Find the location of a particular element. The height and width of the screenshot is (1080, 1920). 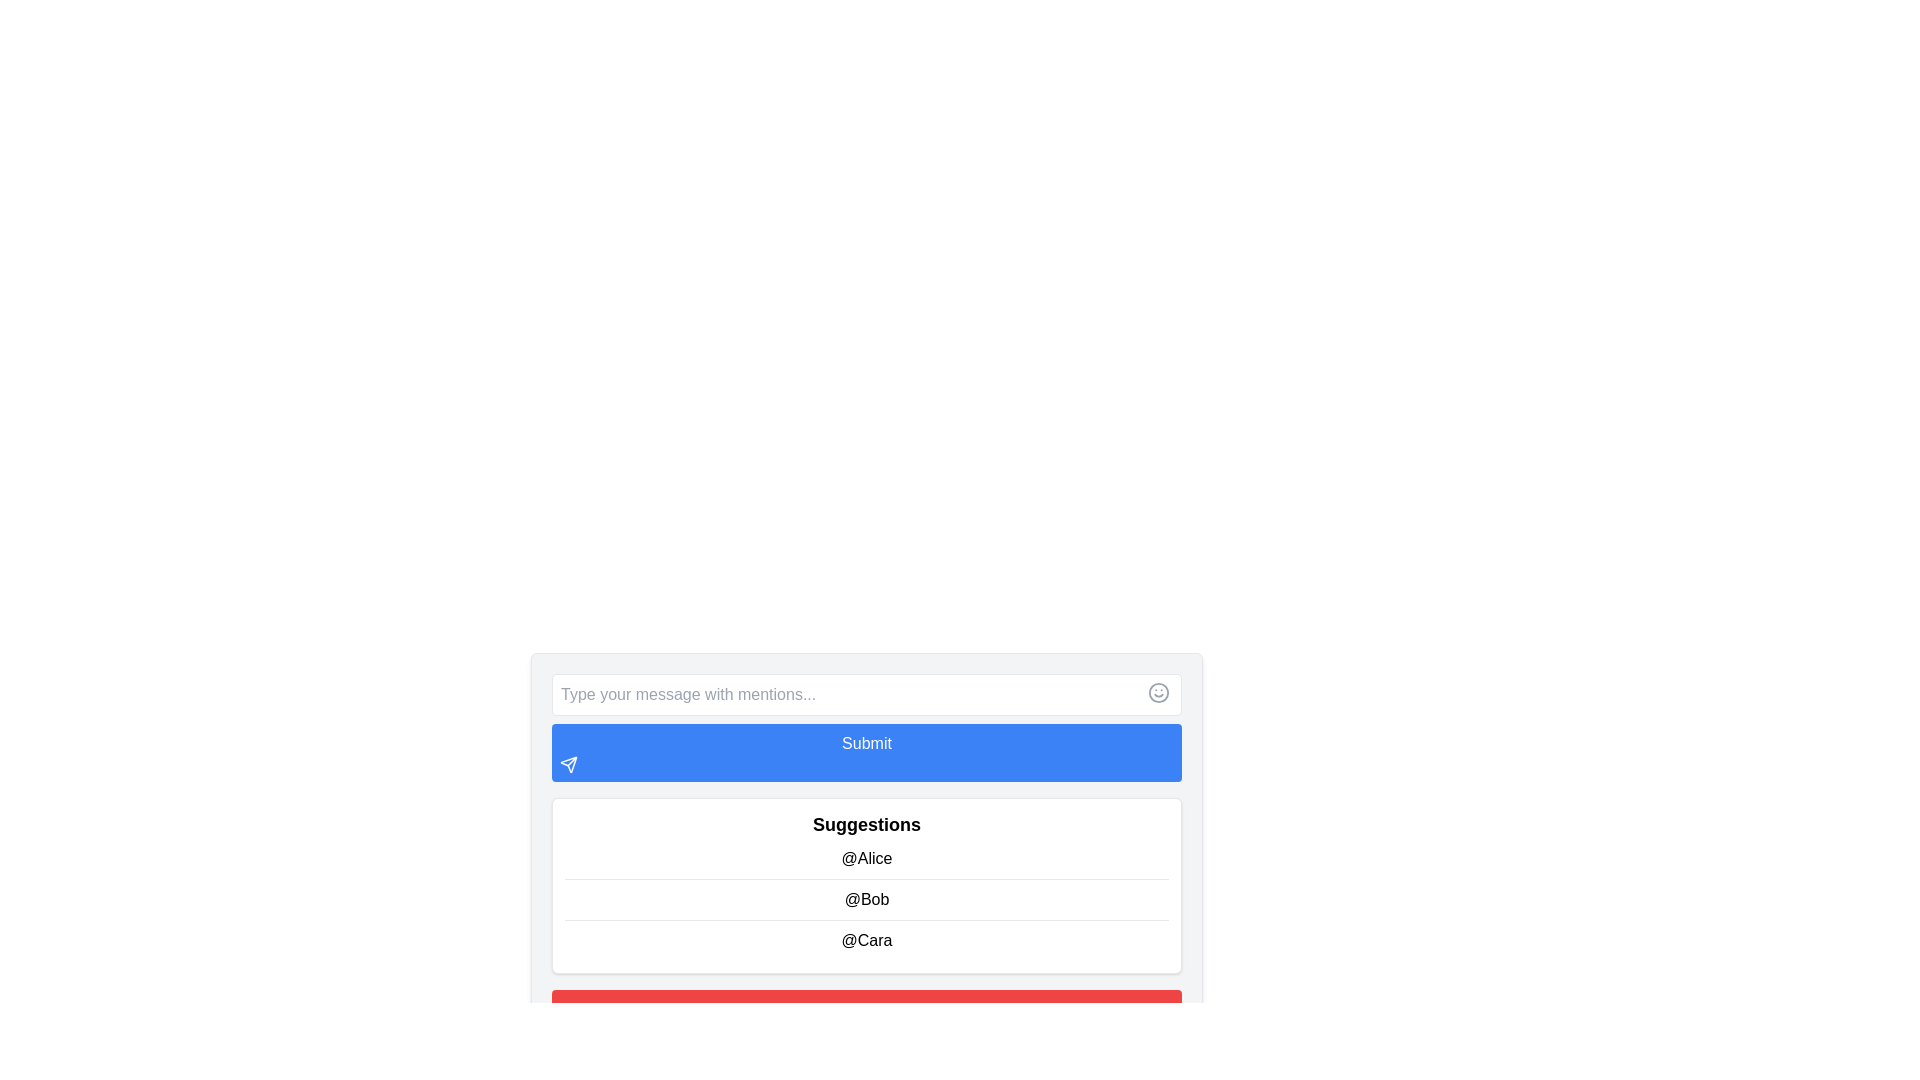

the face-like icon located in the top-right corner of the typing box, which indicates a status or option related to the input field is located at coordinates (1158, 692).